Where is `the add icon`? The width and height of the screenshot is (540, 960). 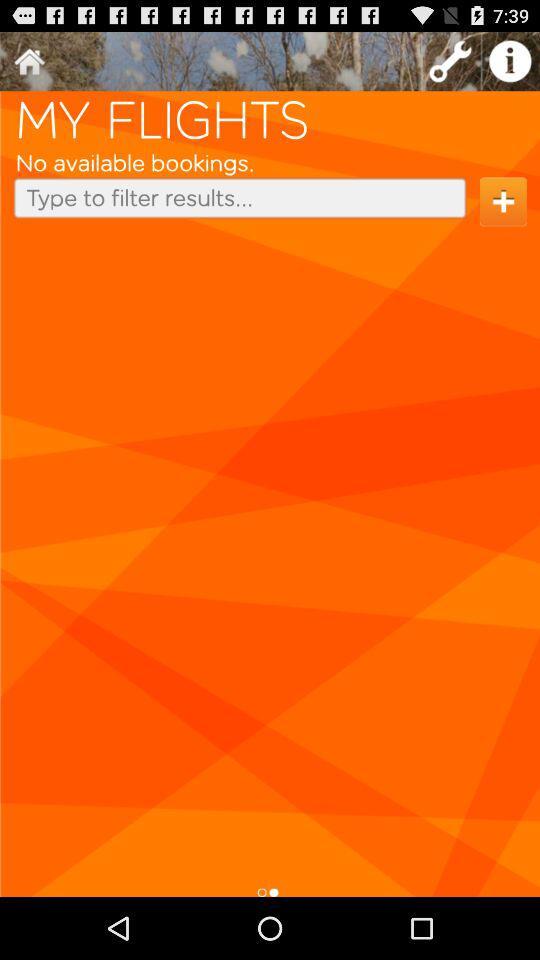
the add icon is located at coordinates (502, 215).